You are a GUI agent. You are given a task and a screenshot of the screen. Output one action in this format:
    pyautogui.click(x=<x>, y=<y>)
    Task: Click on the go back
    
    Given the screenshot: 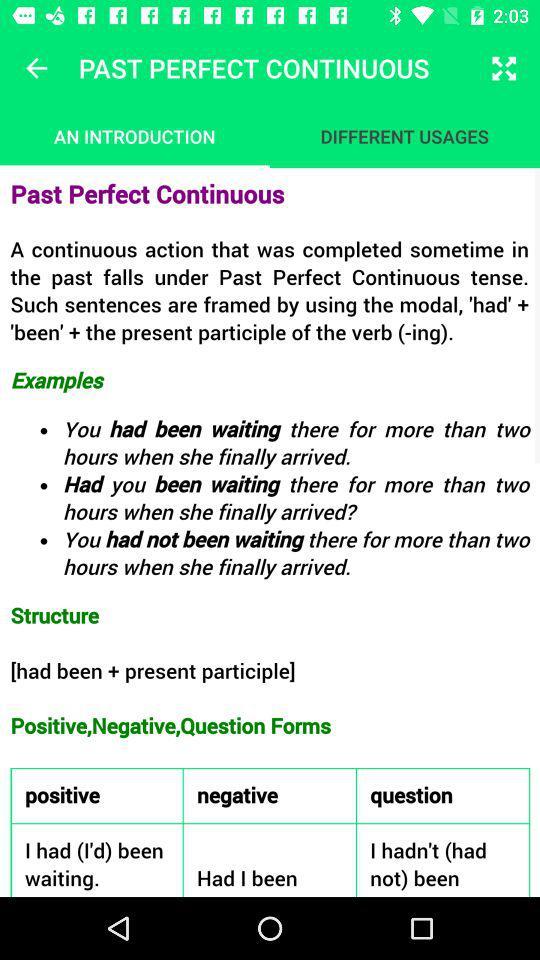 What is the action you would take?
    pyautogui.click(x=36, y=68)
    